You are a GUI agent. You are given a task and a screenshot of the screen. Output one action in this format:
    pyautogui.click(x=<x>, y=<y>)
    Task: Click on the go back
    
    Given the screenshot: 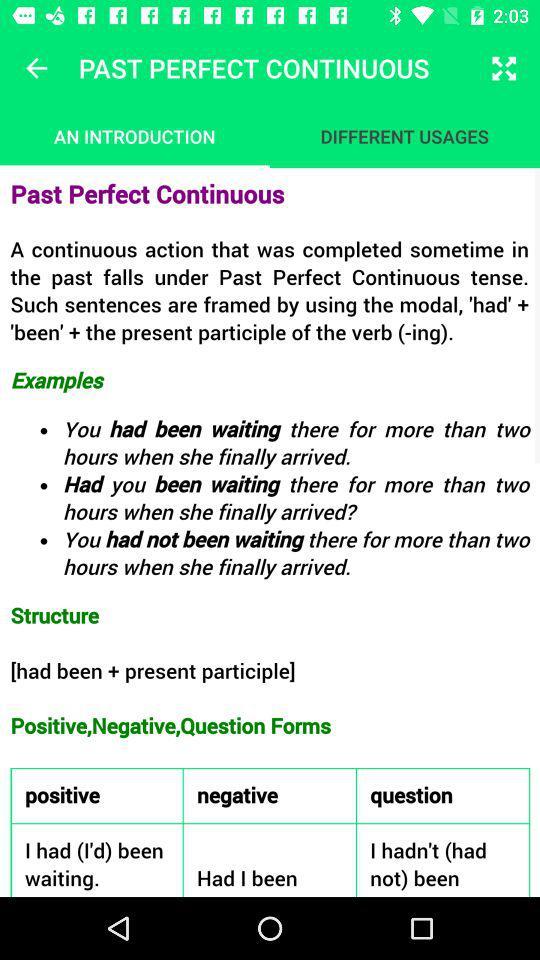 What is the action you would take?
    pyautogui.click(x=36, y=68)
    